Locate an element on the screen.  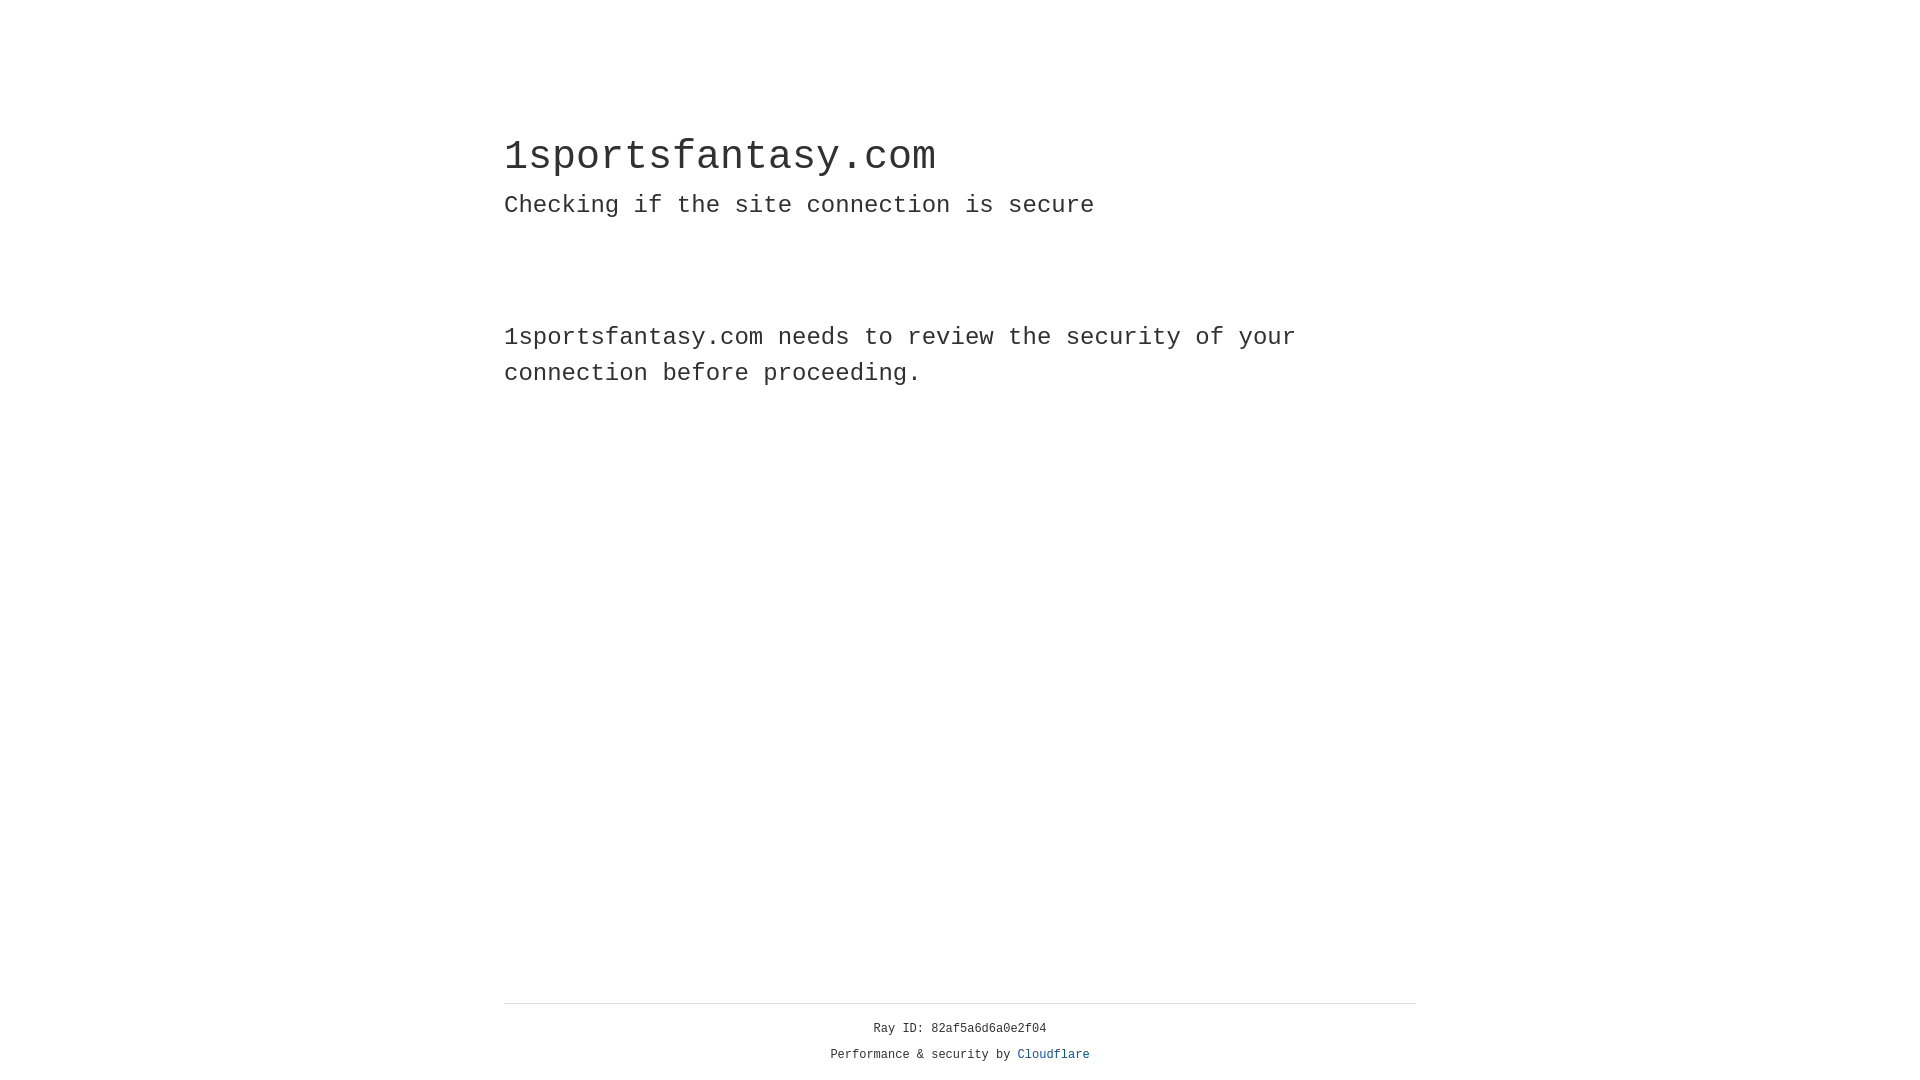
'Cloudflare' is located at coordinates (1053, 1054).